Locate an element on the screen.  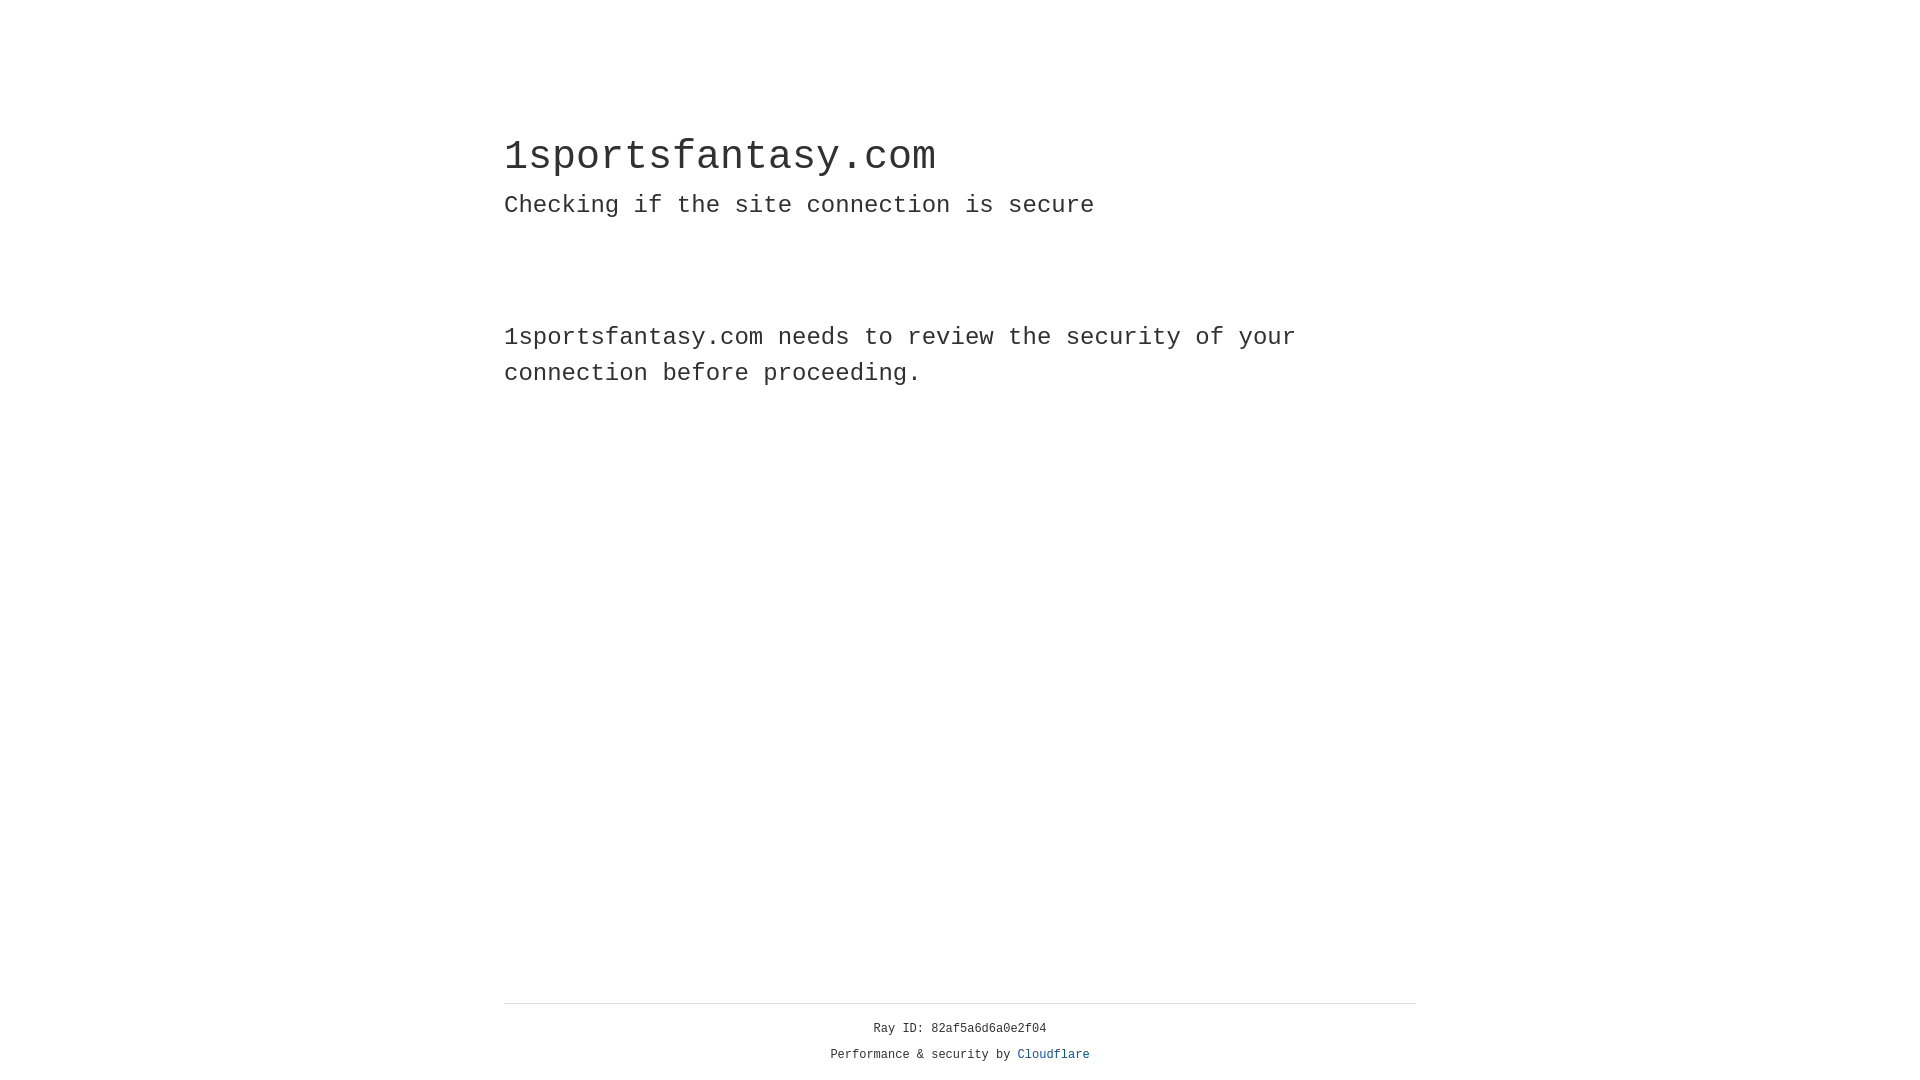
'Cloudflare' is located at coordinates (1053, 1054).